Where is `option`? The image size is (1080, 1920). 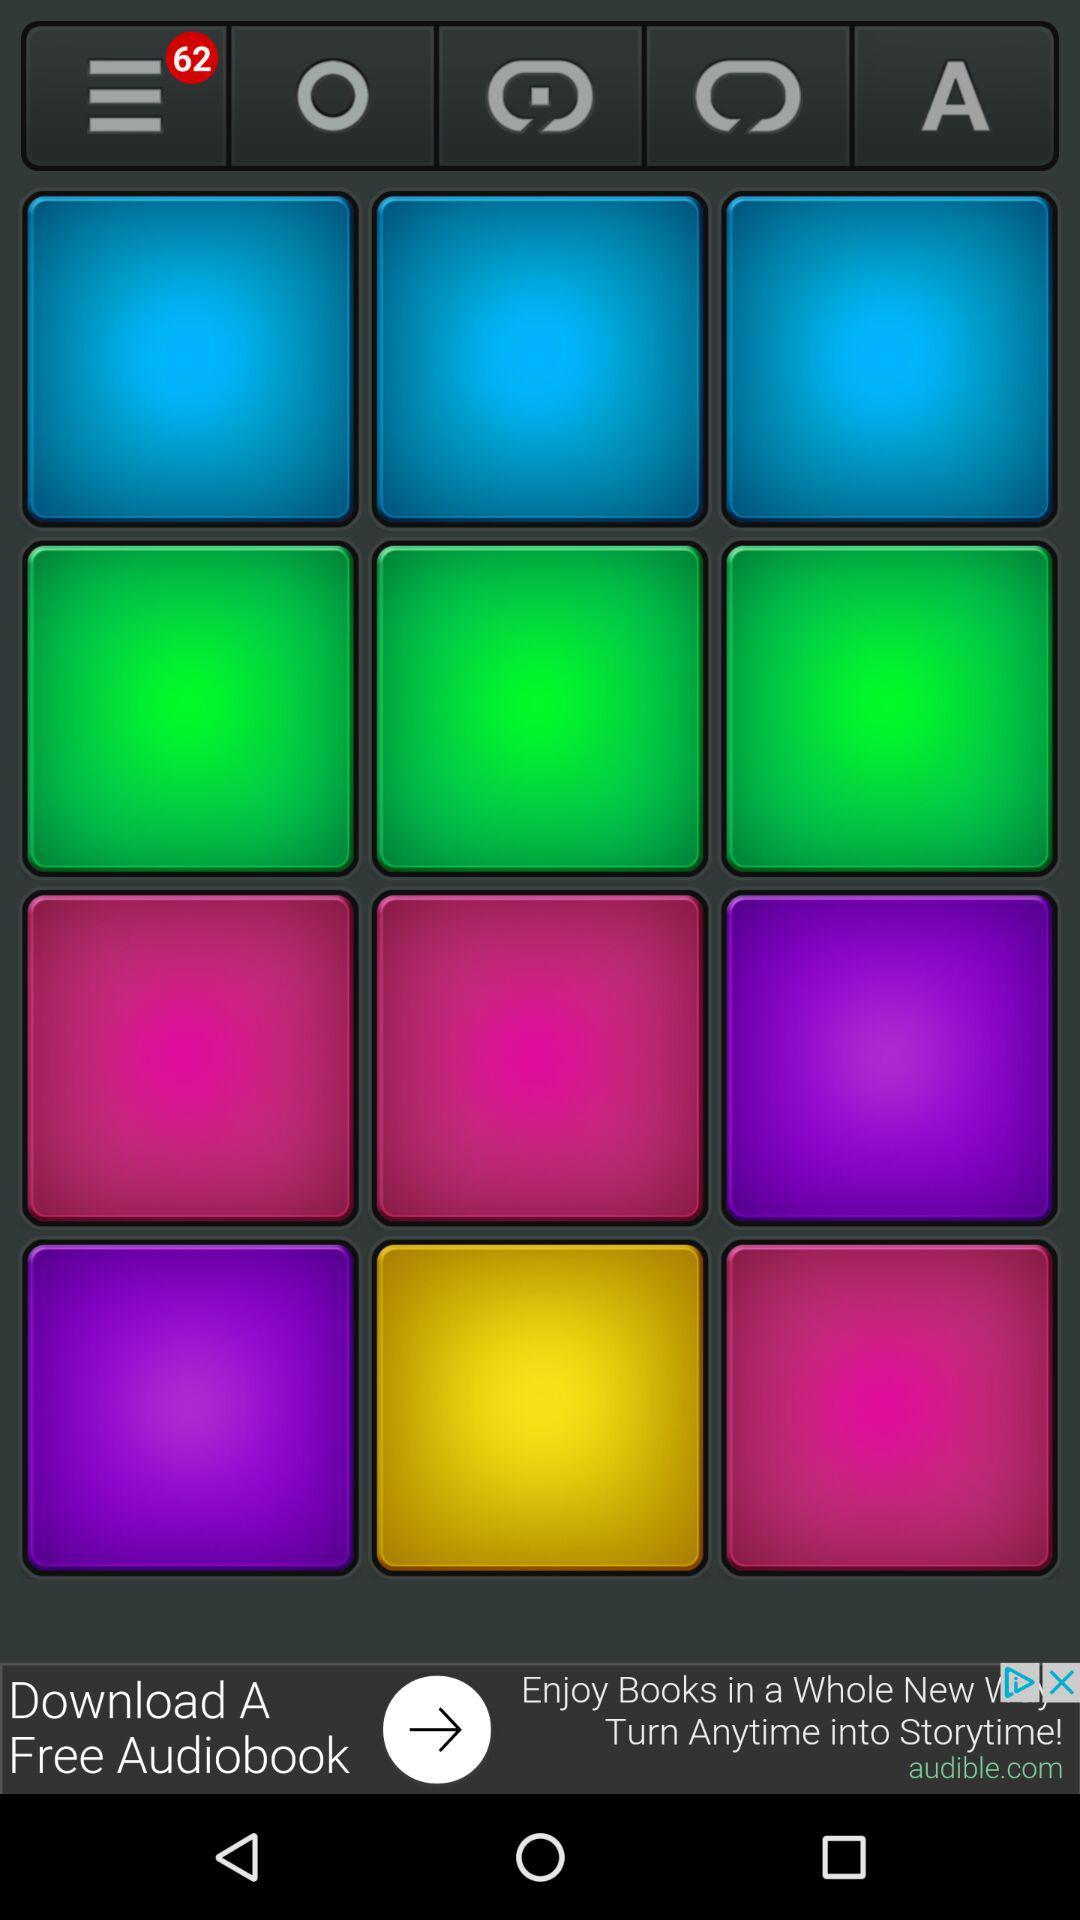 option is located at coordinates (190, 359).